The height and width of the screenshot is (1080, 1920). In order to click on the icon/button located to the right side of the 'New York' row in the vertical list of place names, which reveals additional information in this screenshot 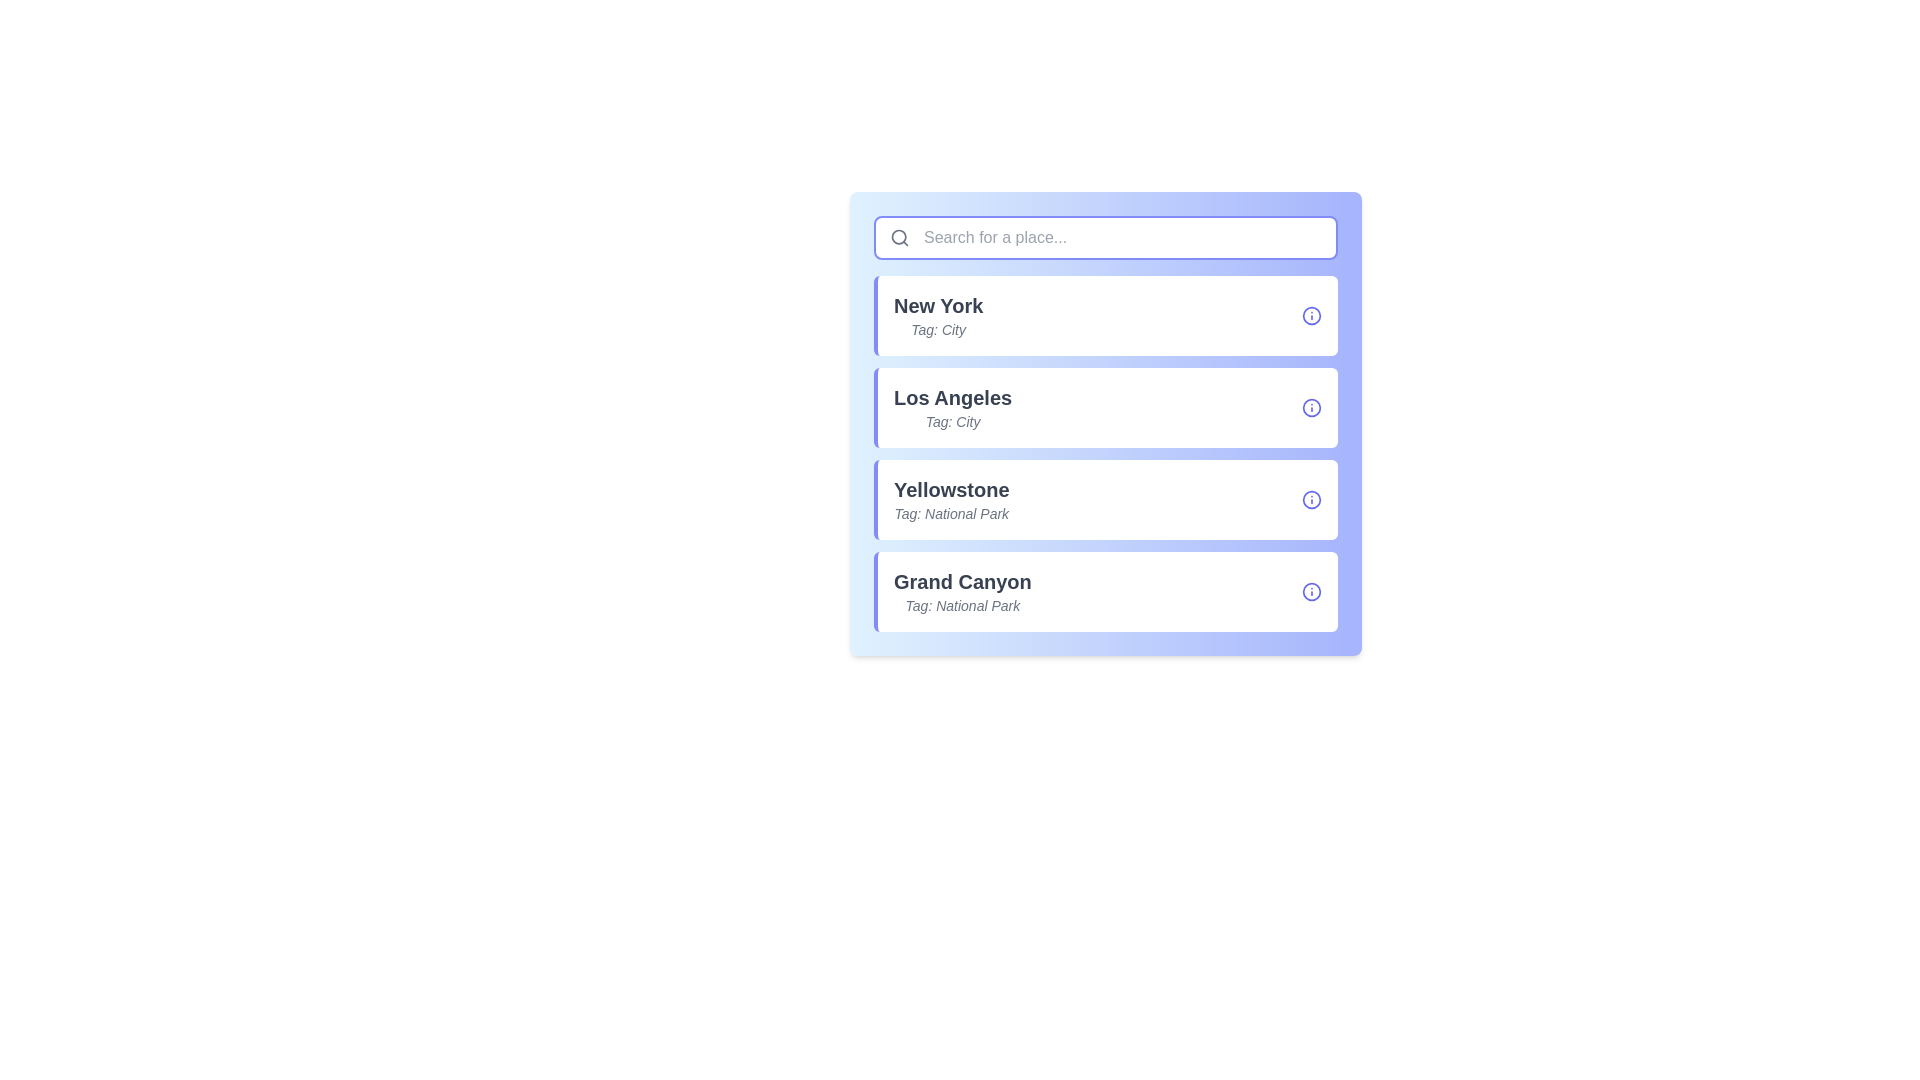, I will do `click(1311, 315)`.